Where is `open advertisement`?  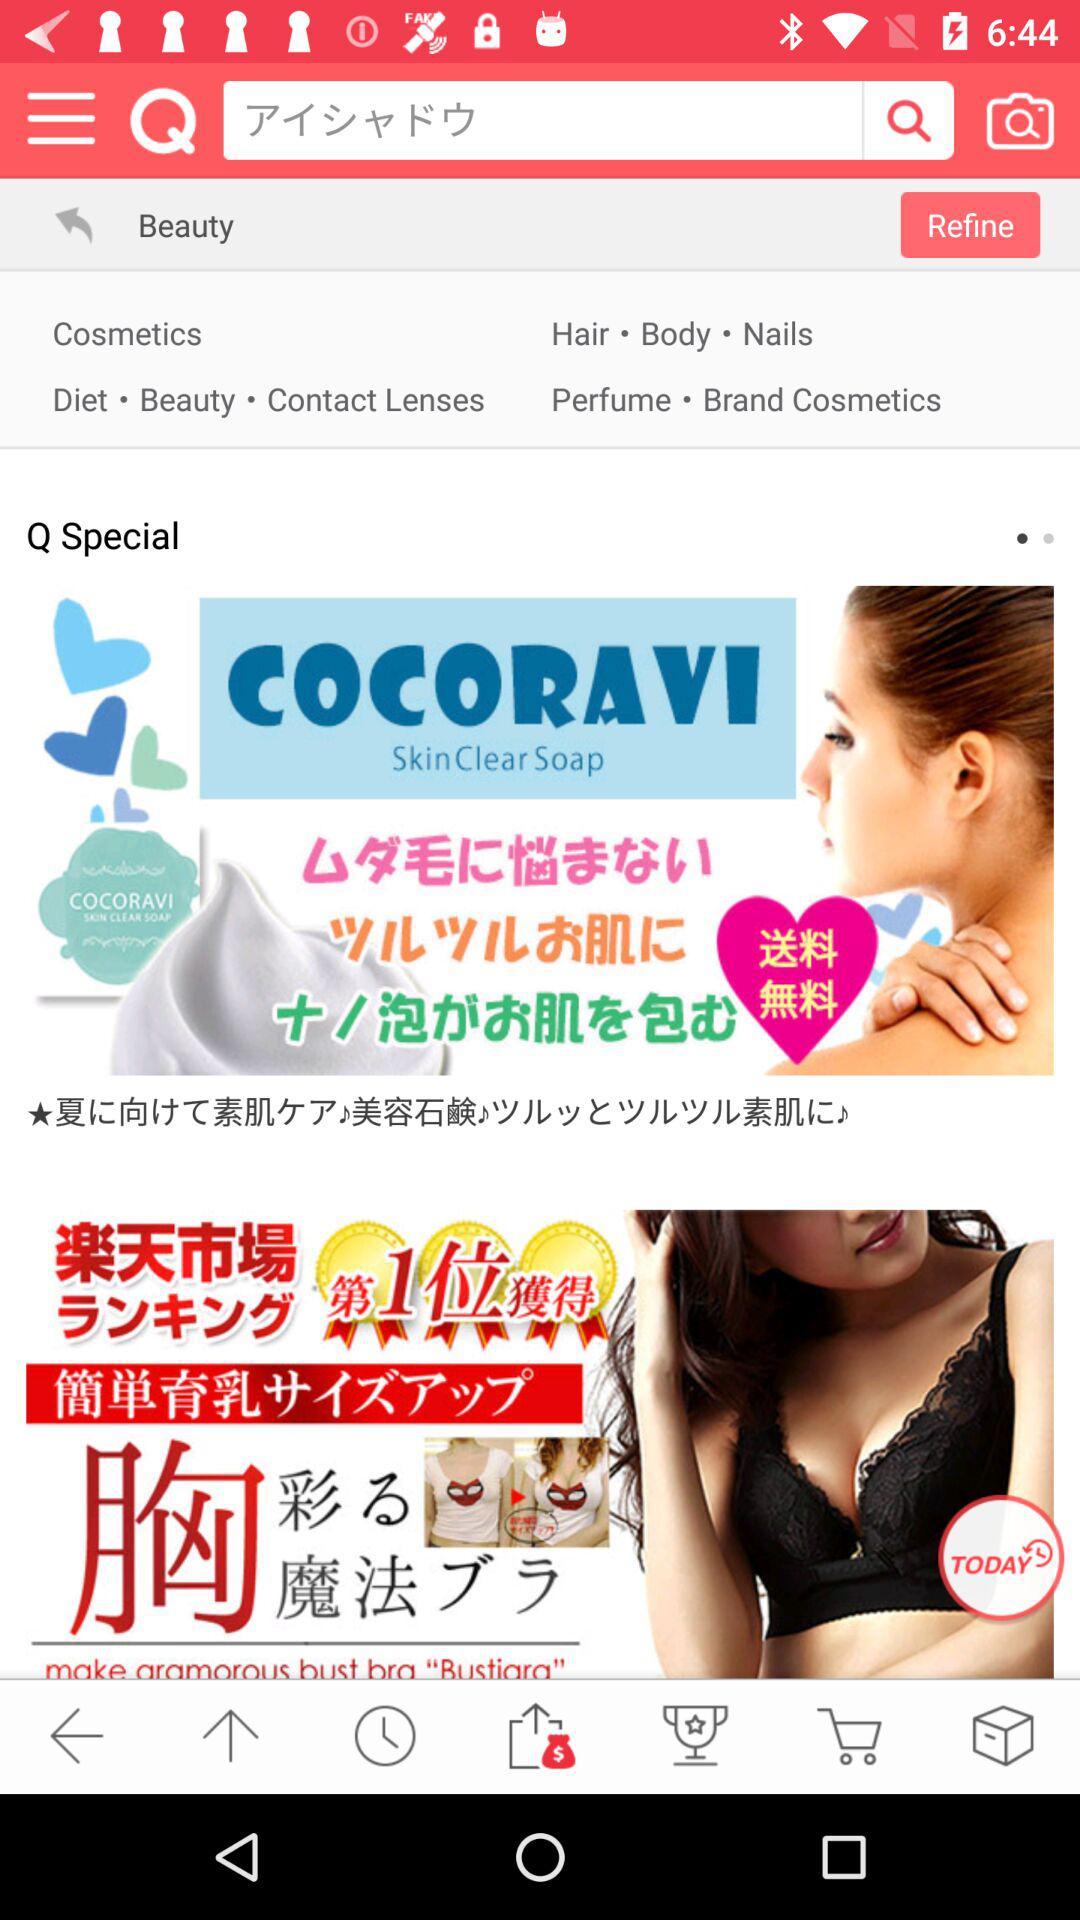 open advertisement is located at coordinates (540, 1444).